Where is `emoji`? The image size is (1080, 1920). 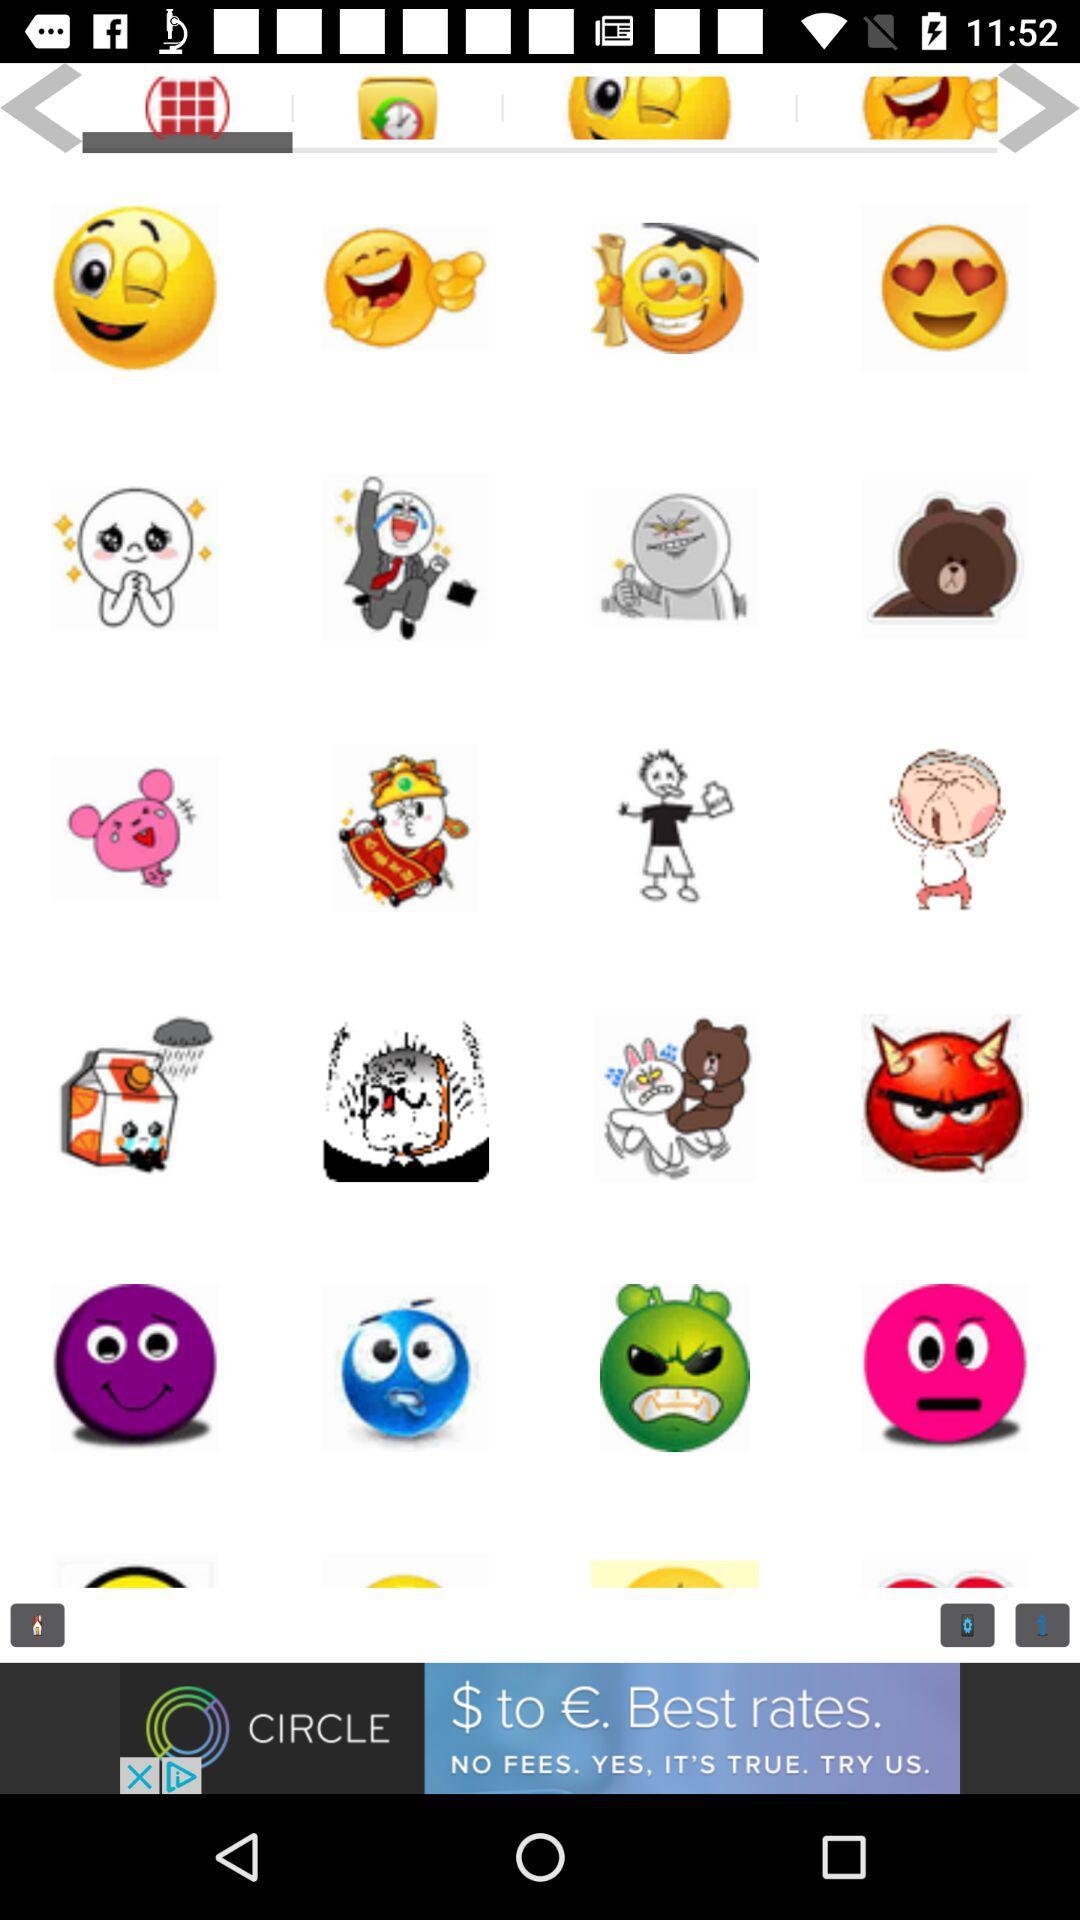 emoji is located at coordinates (675, 1367).